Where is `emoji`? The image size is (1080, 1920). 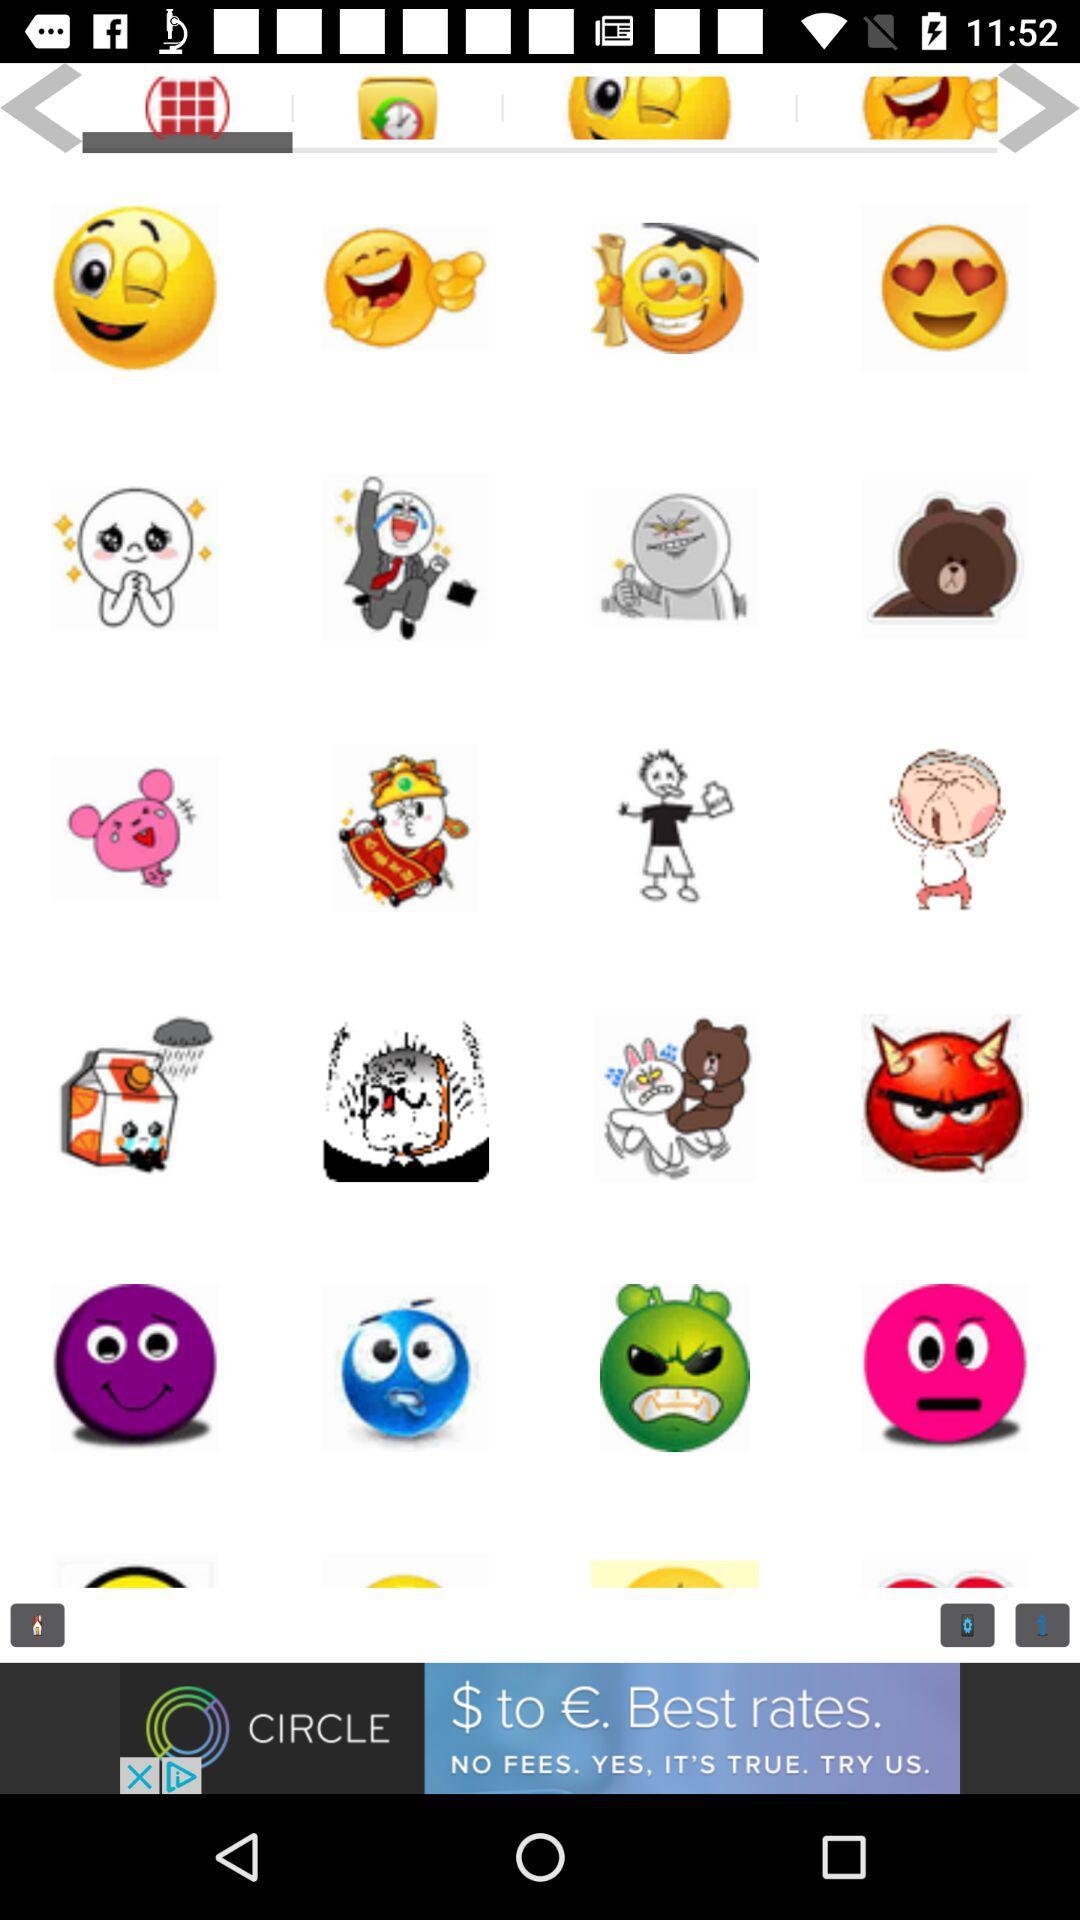 emoji is located at coordinates (675, 1367).